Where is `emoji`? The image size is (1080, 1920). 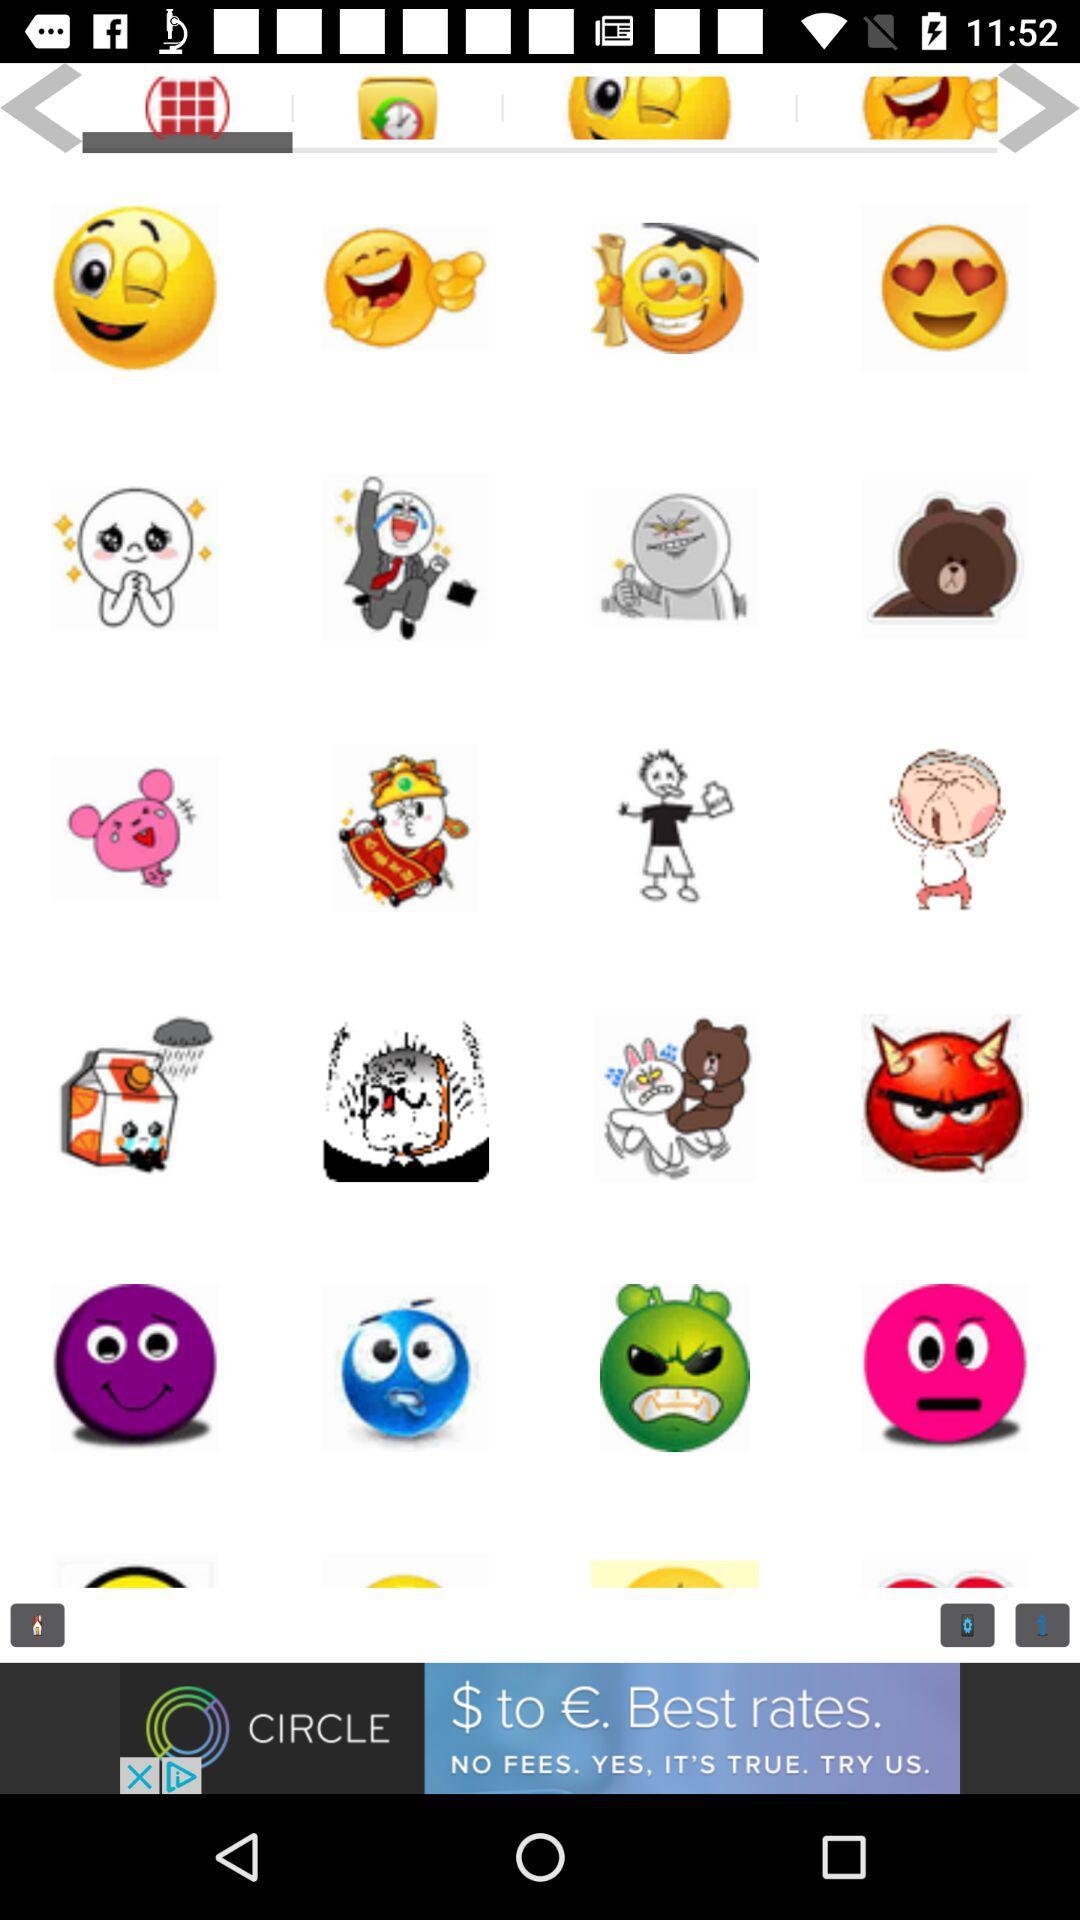 emoji is located at coordinates (675, 1367).